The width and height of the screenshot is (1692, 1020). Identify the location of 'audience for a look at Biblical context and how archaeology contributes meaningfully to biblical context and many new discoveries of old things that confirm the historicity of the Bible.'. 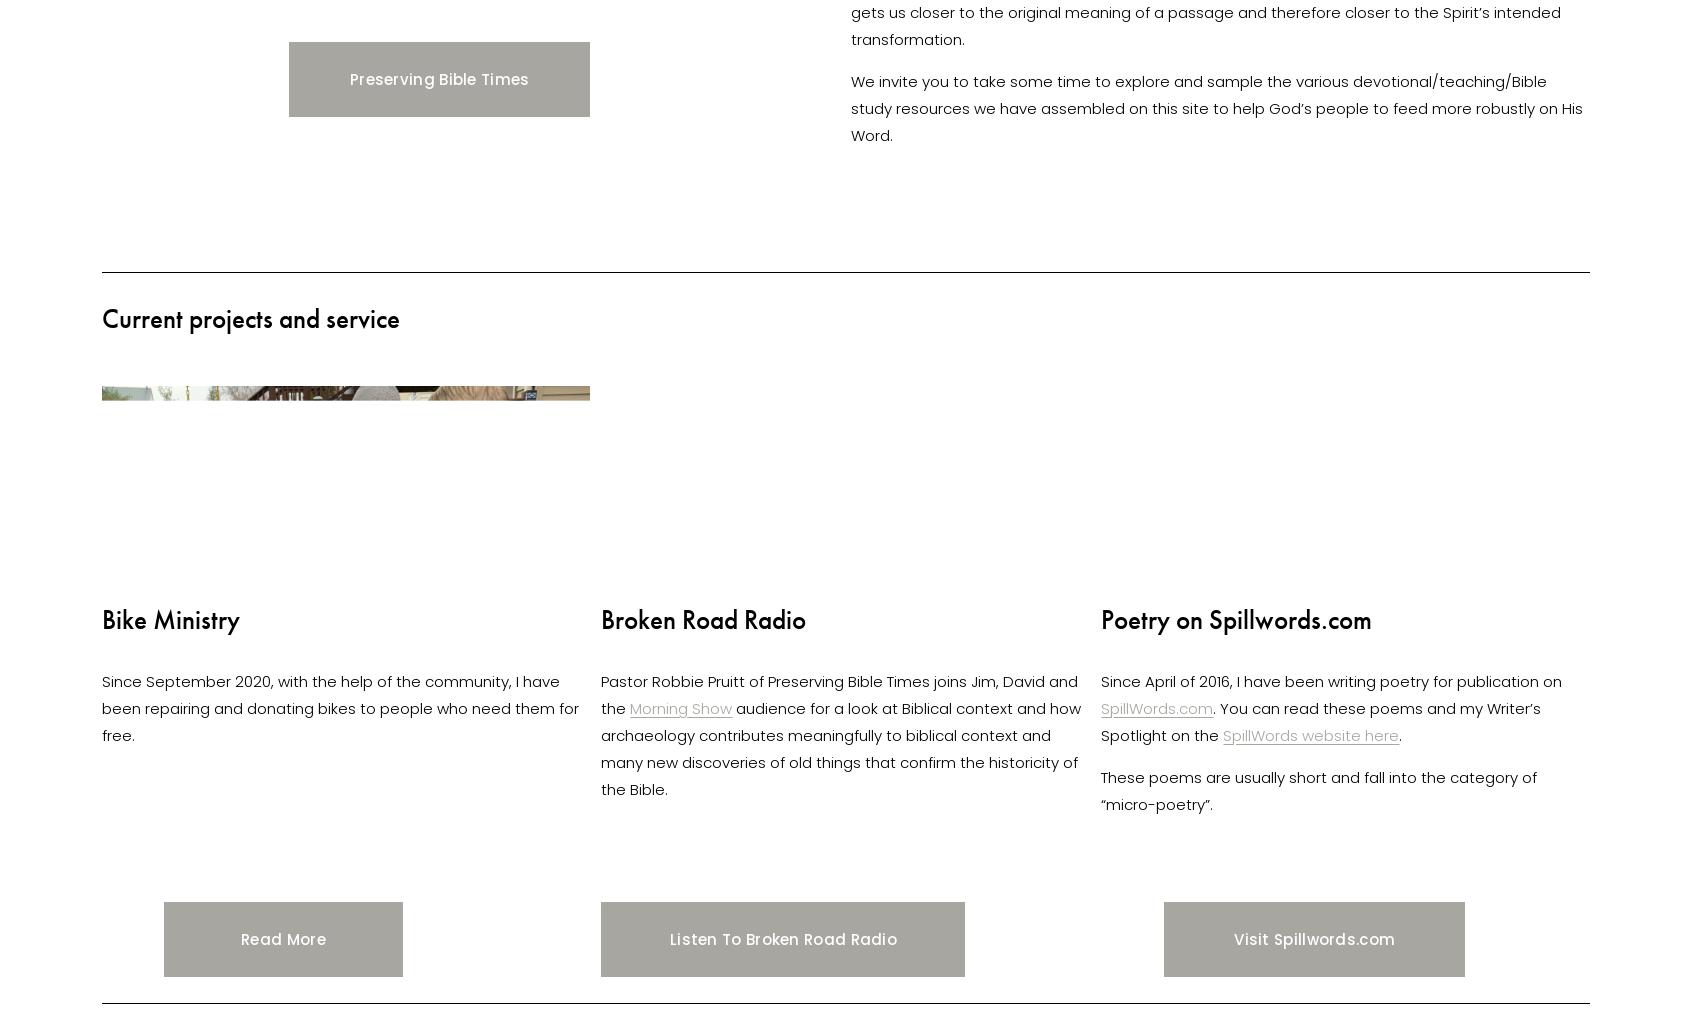
(599, 747).